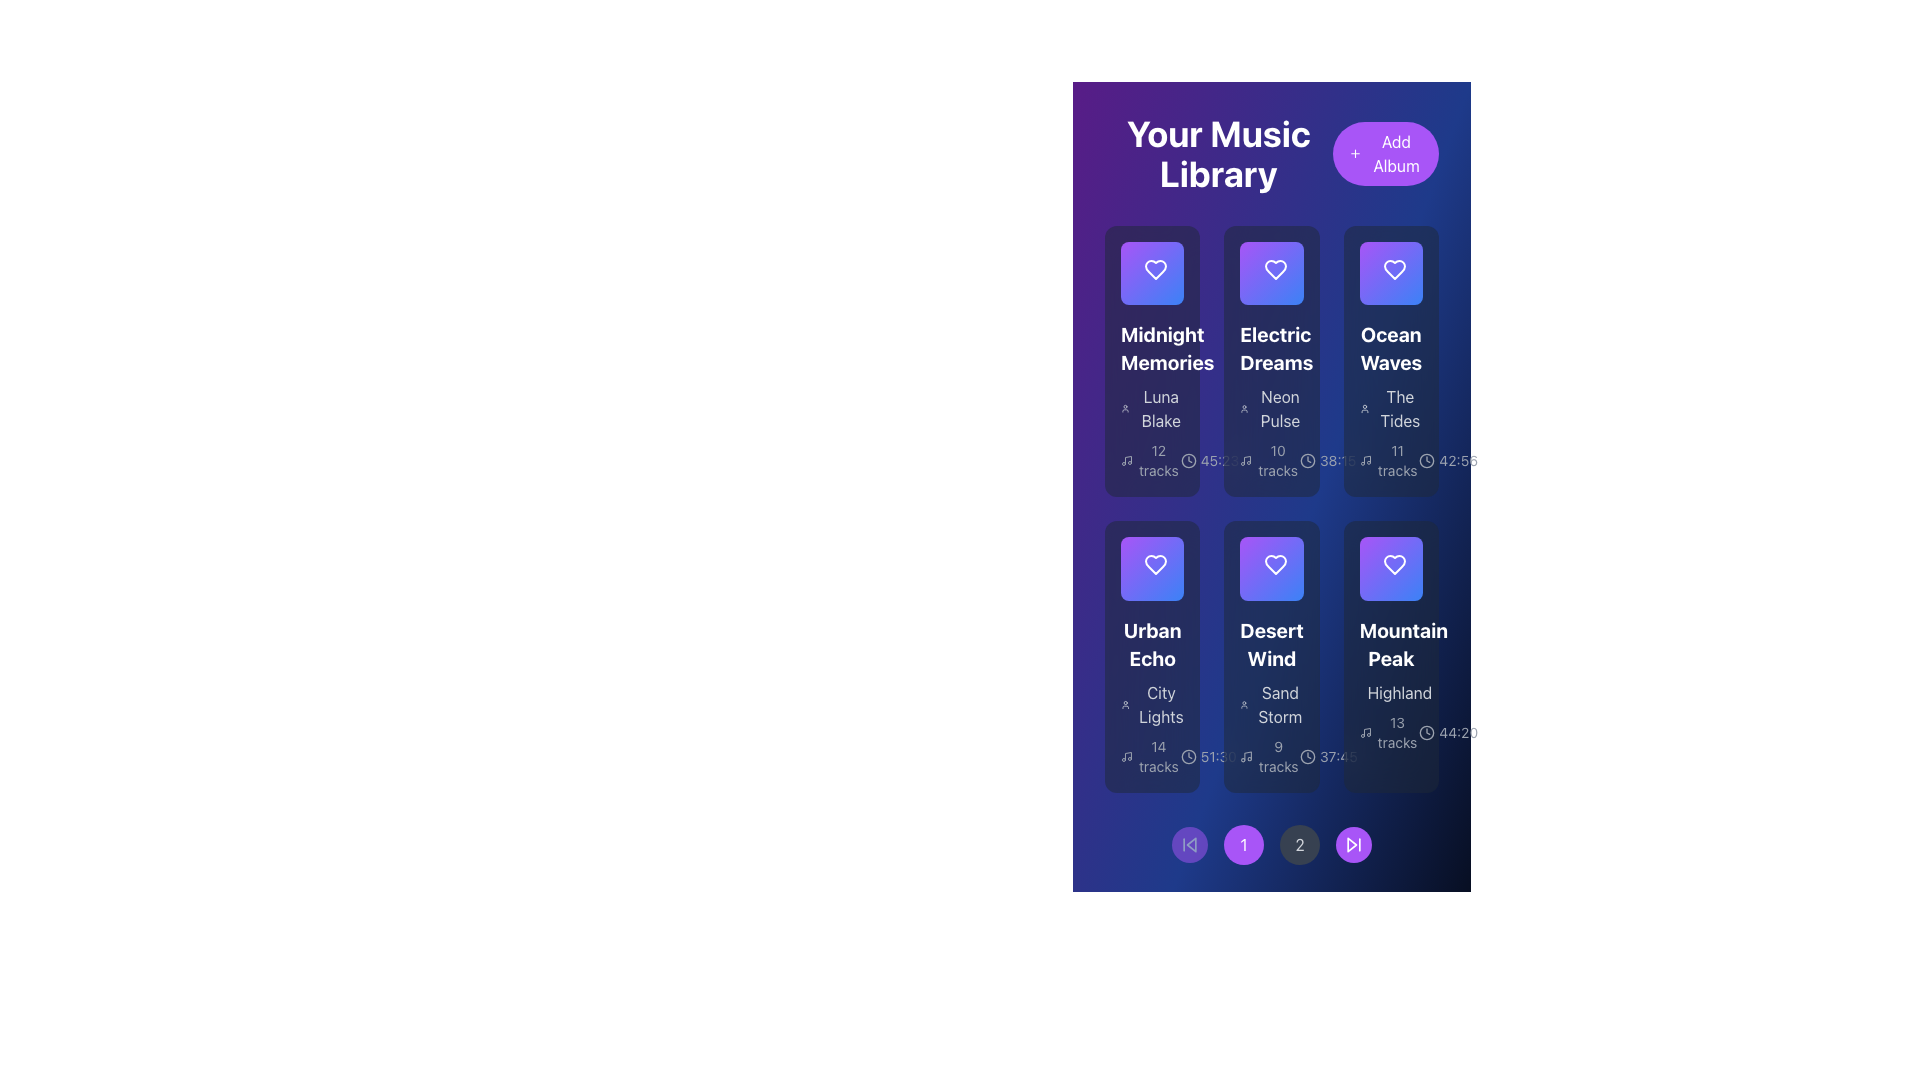  Describe the element at coordinates (1426, 461) in the screenshot. I see `the clock icon located in the bottom-right corner of the 'Ocean Waves' card in the 'Your Music Library' interface, positioned left of the duration text ('42:56')` at that location.